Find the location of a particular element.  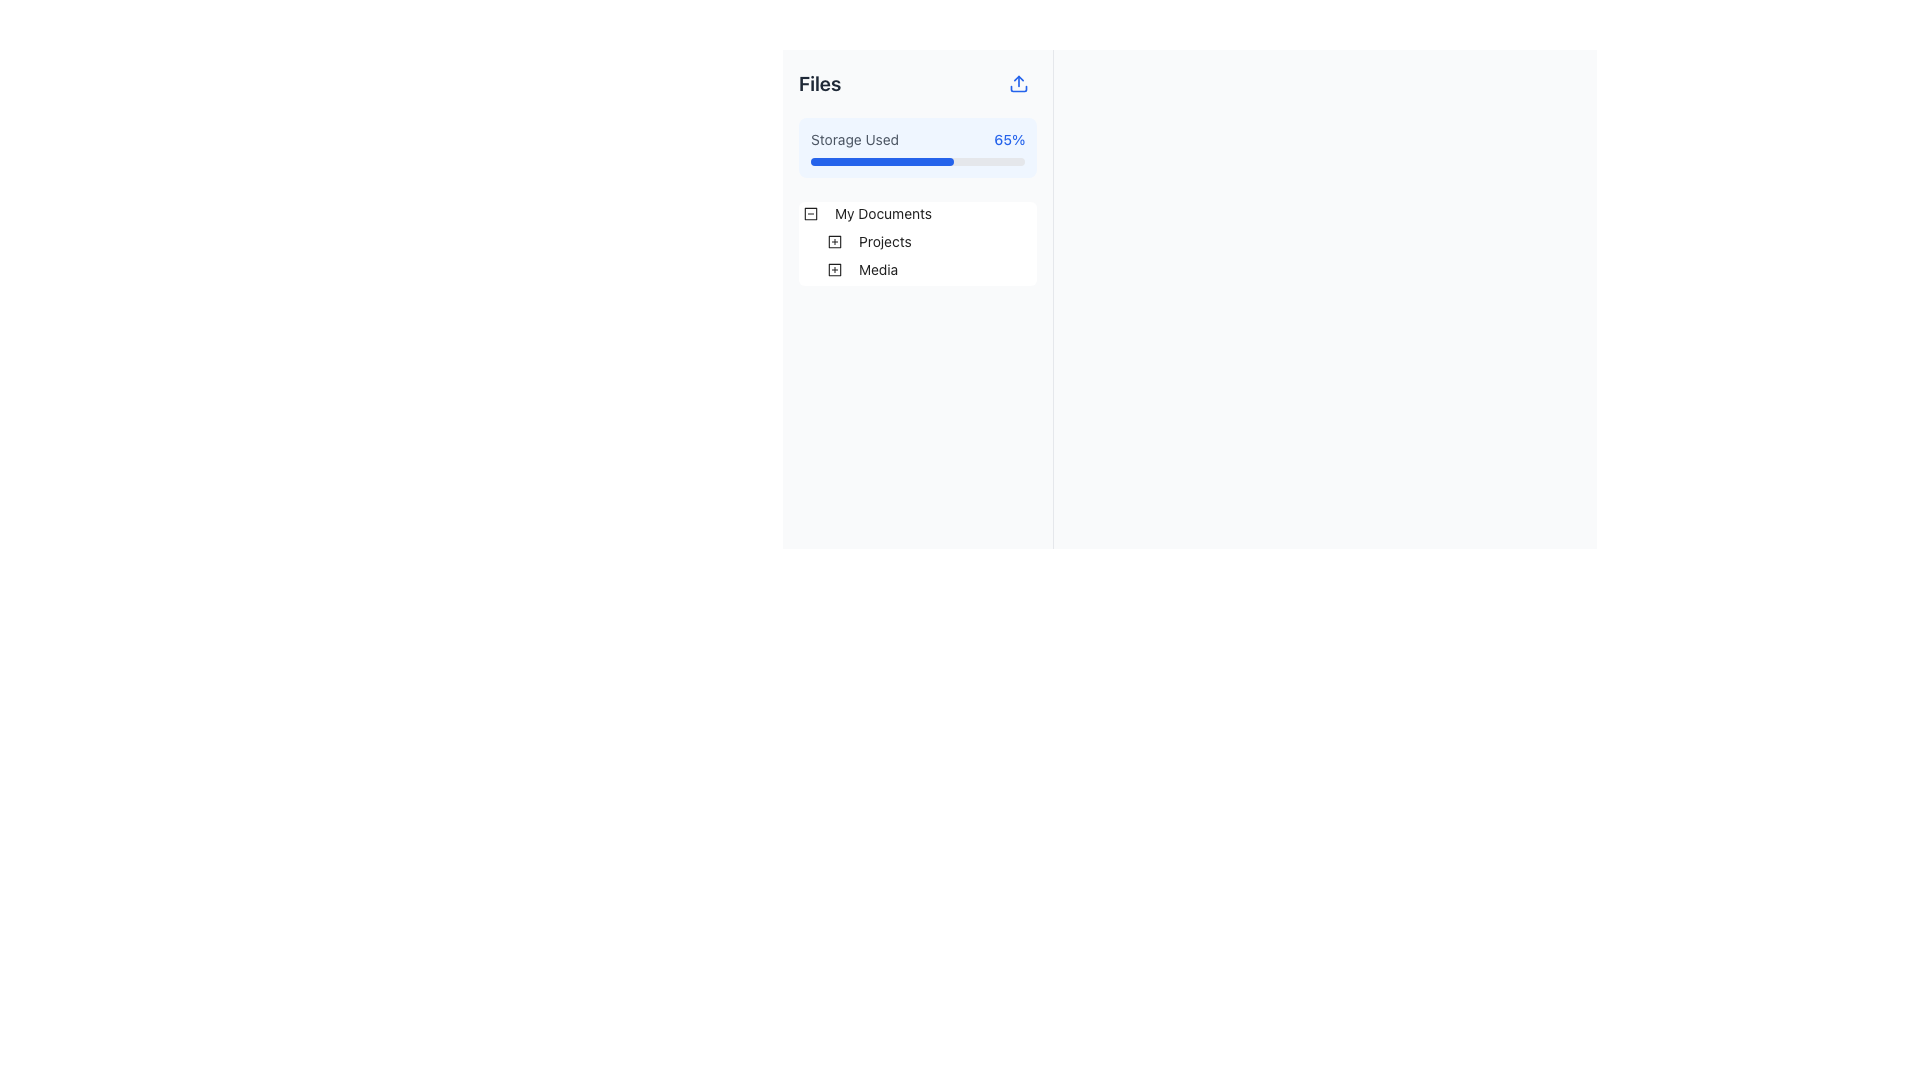

the text label that serves as a section header for file management, located at the top-left corner of the interface, to the left of the interactive upload button is located at coordinates (820, 83).